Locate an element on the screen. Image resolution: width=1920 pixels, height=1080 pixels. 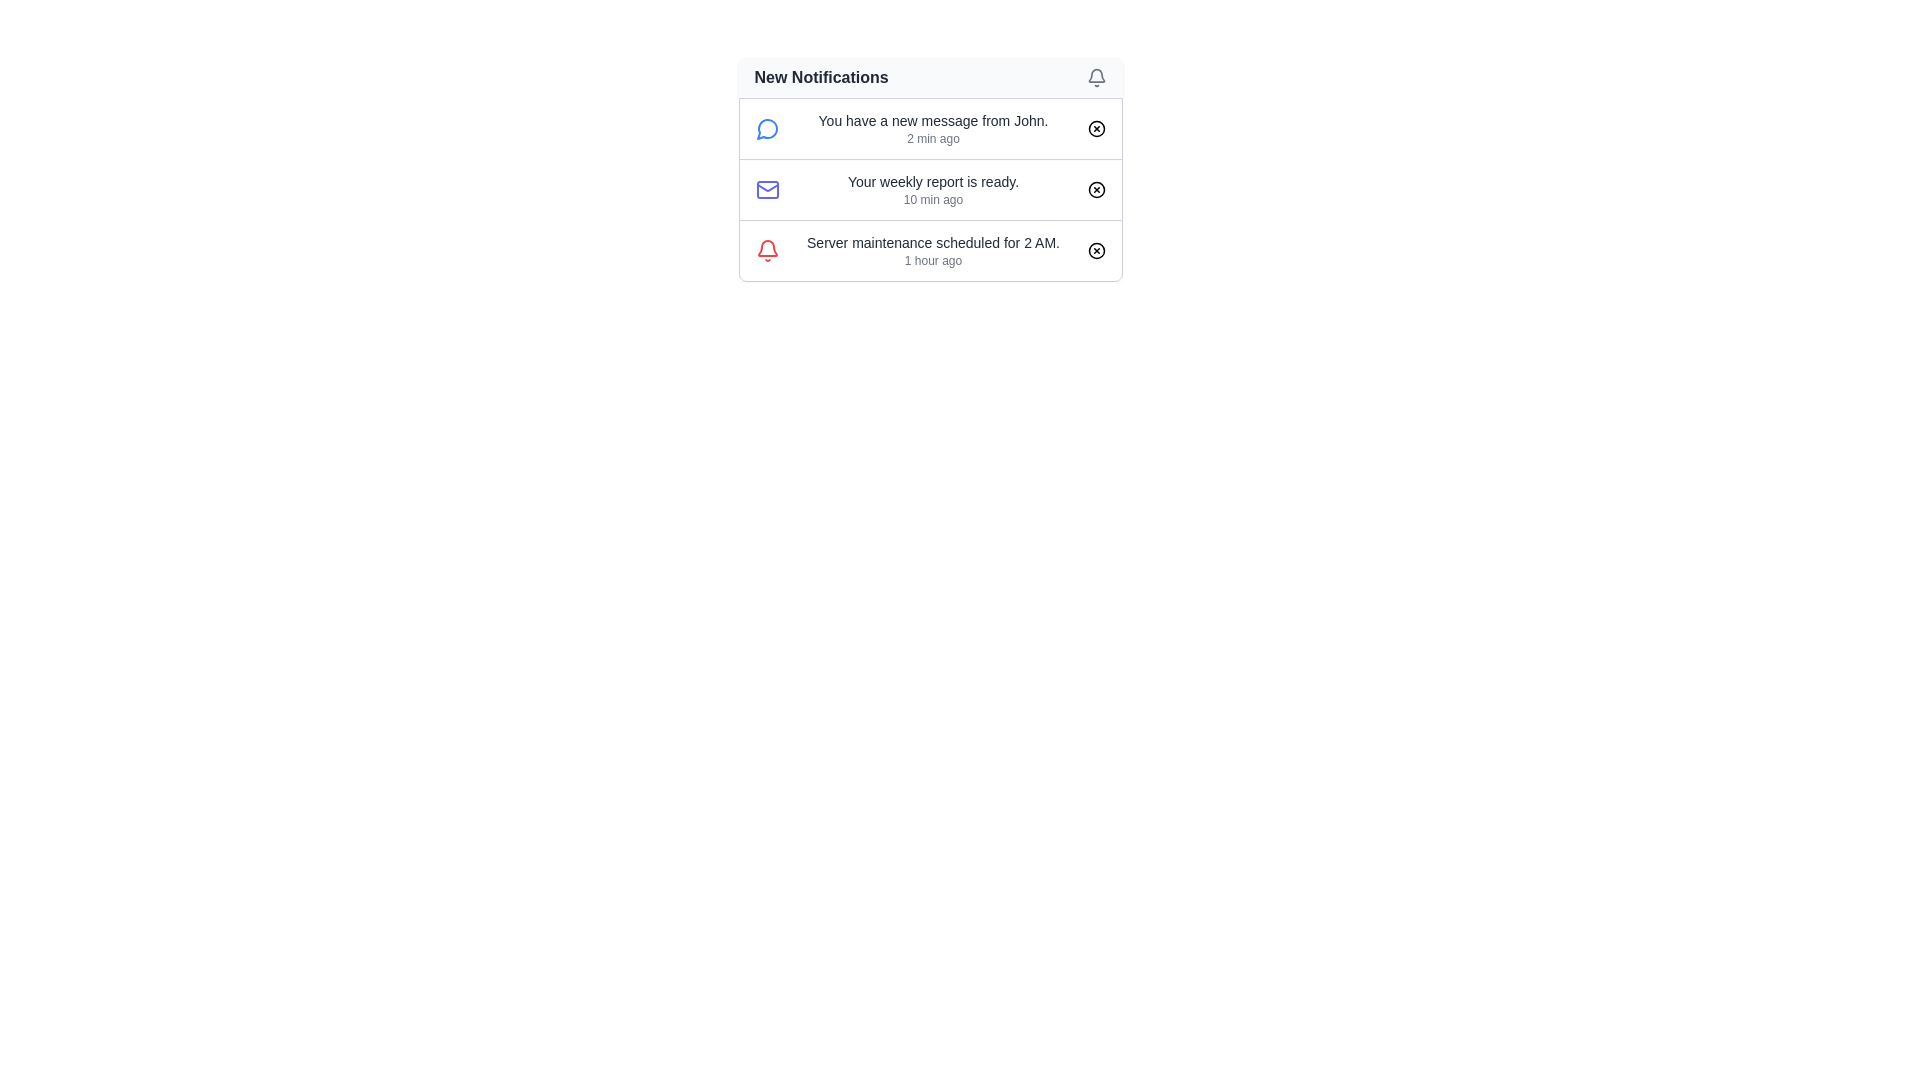
the red bell icon located adjacent to the text 'Server maintenance scheduled for 2 AM.' in the last row of notifications is located at coordinates (766, 249).